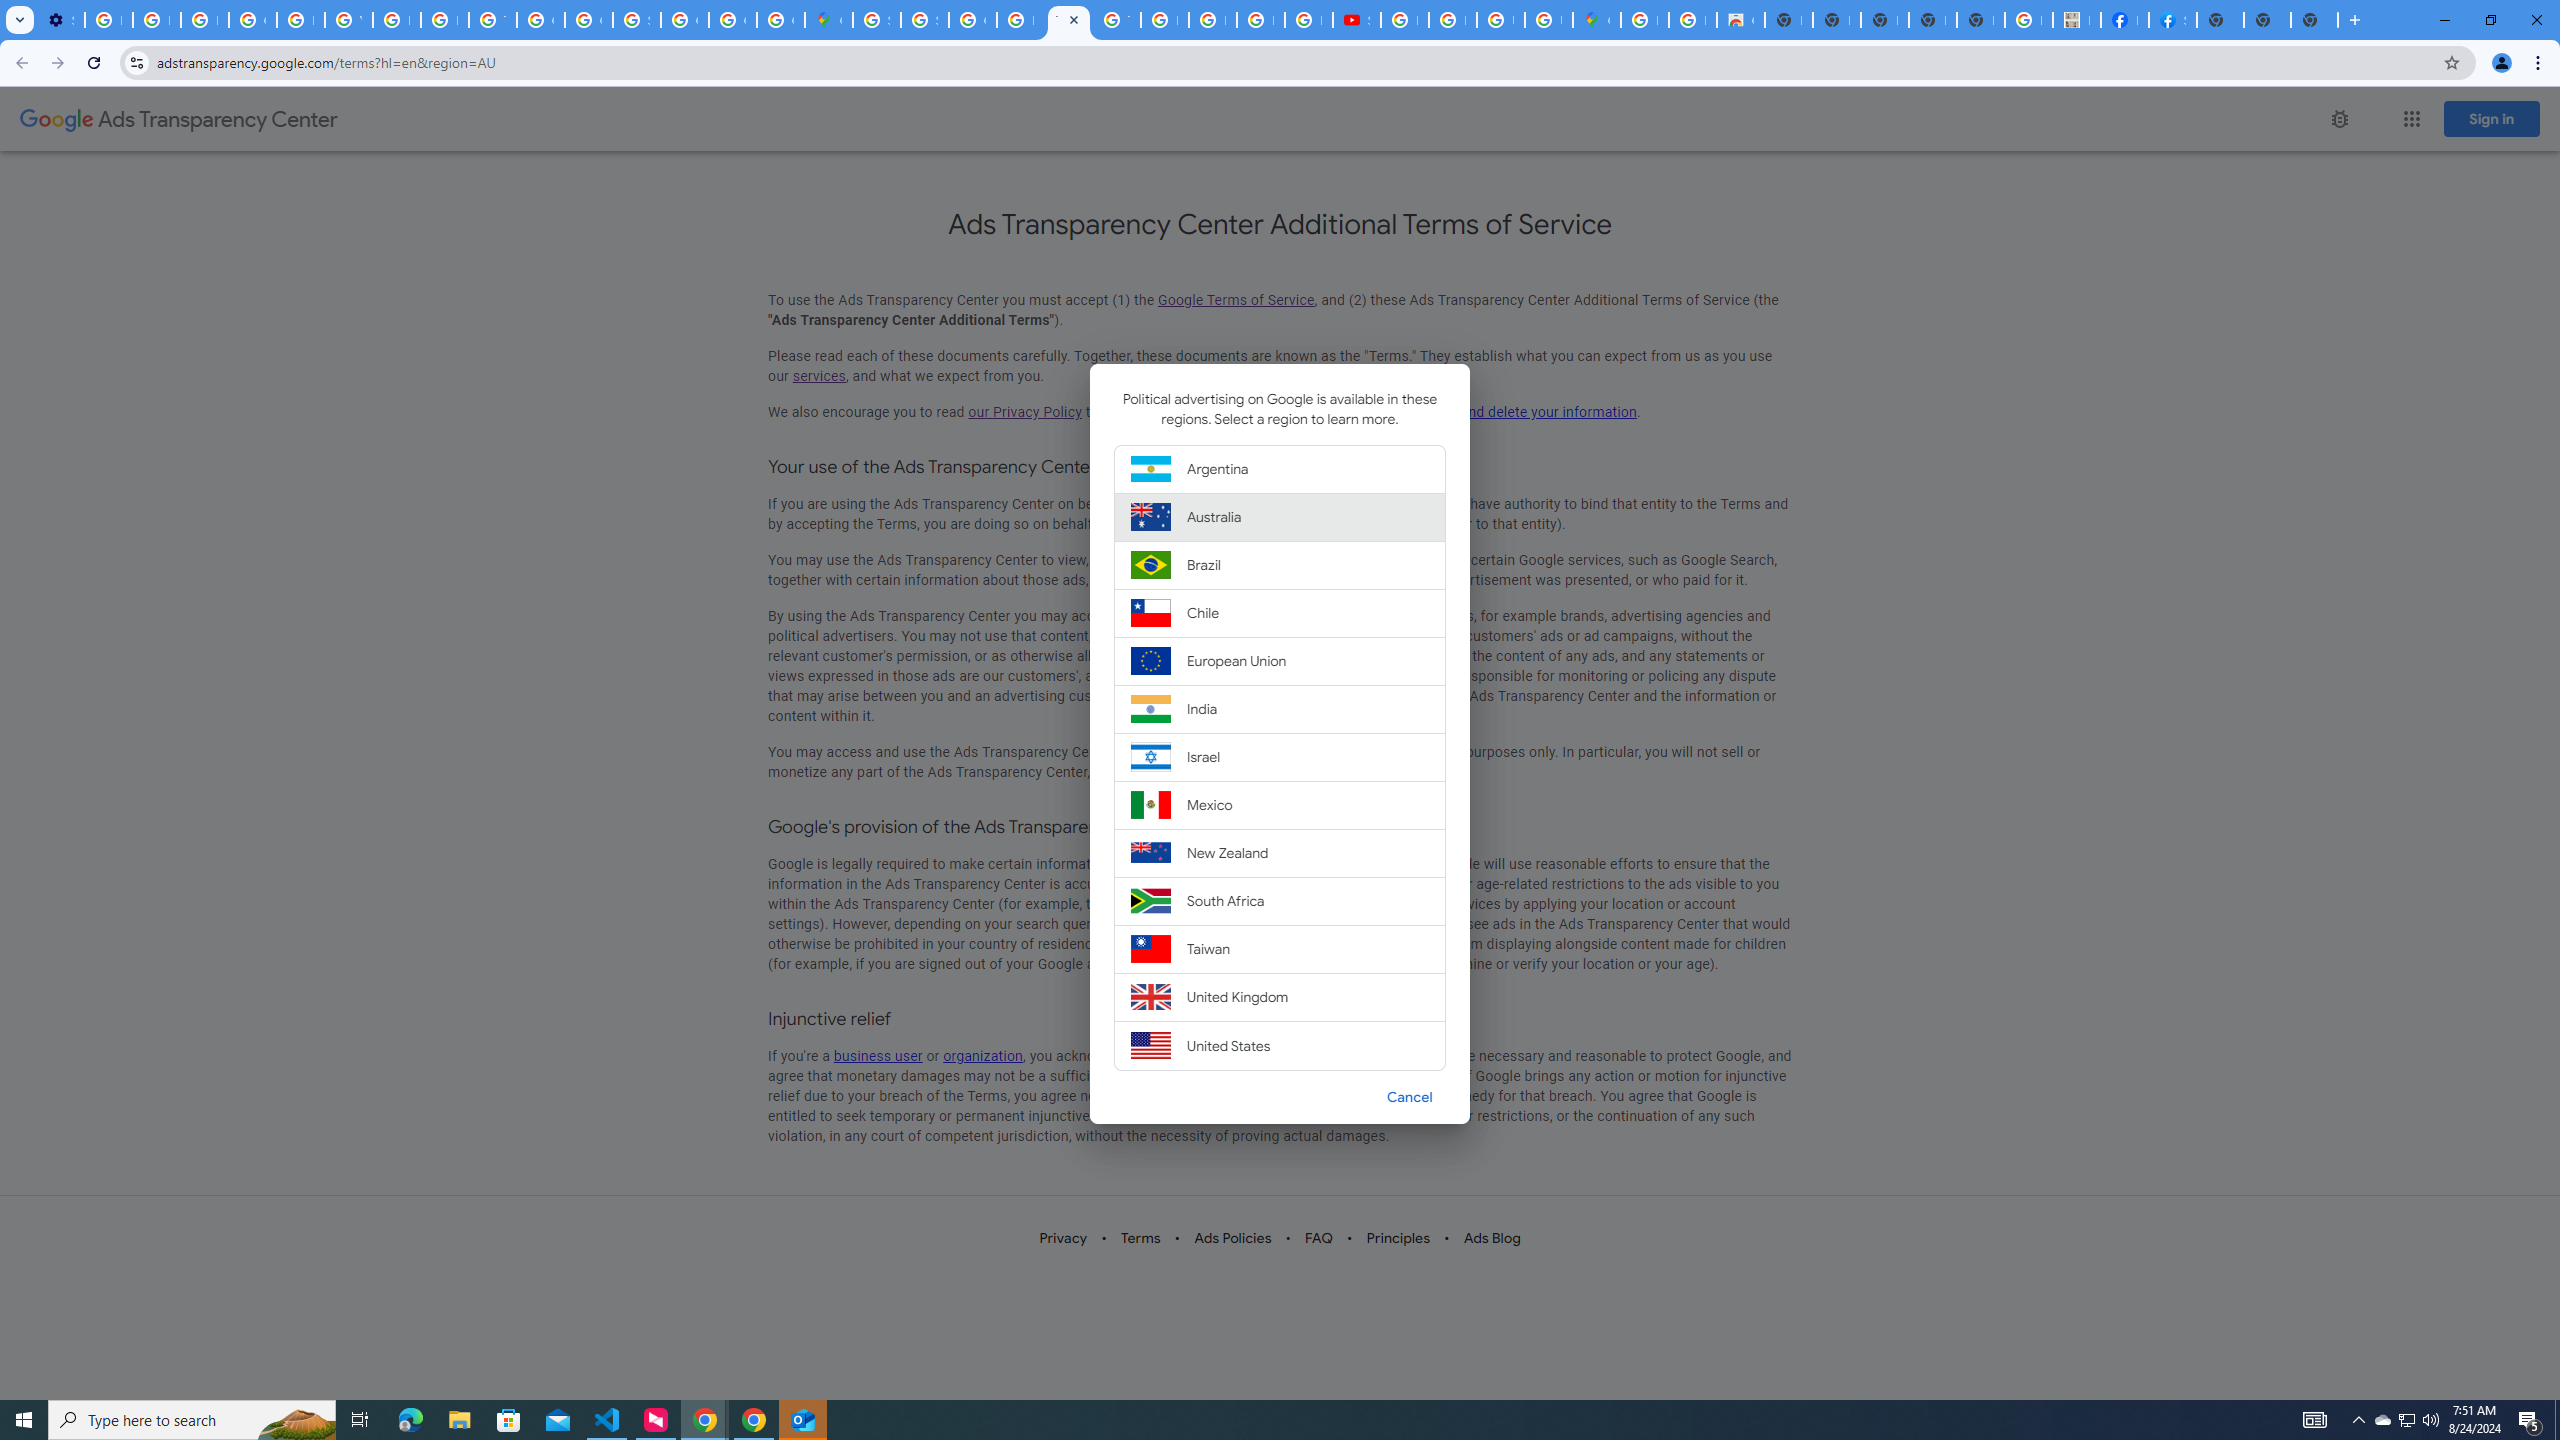  Describe the element at coordinates (2123, 19) in the screenshot. I see `'Miley Cyrus | Facebook'` at that location.